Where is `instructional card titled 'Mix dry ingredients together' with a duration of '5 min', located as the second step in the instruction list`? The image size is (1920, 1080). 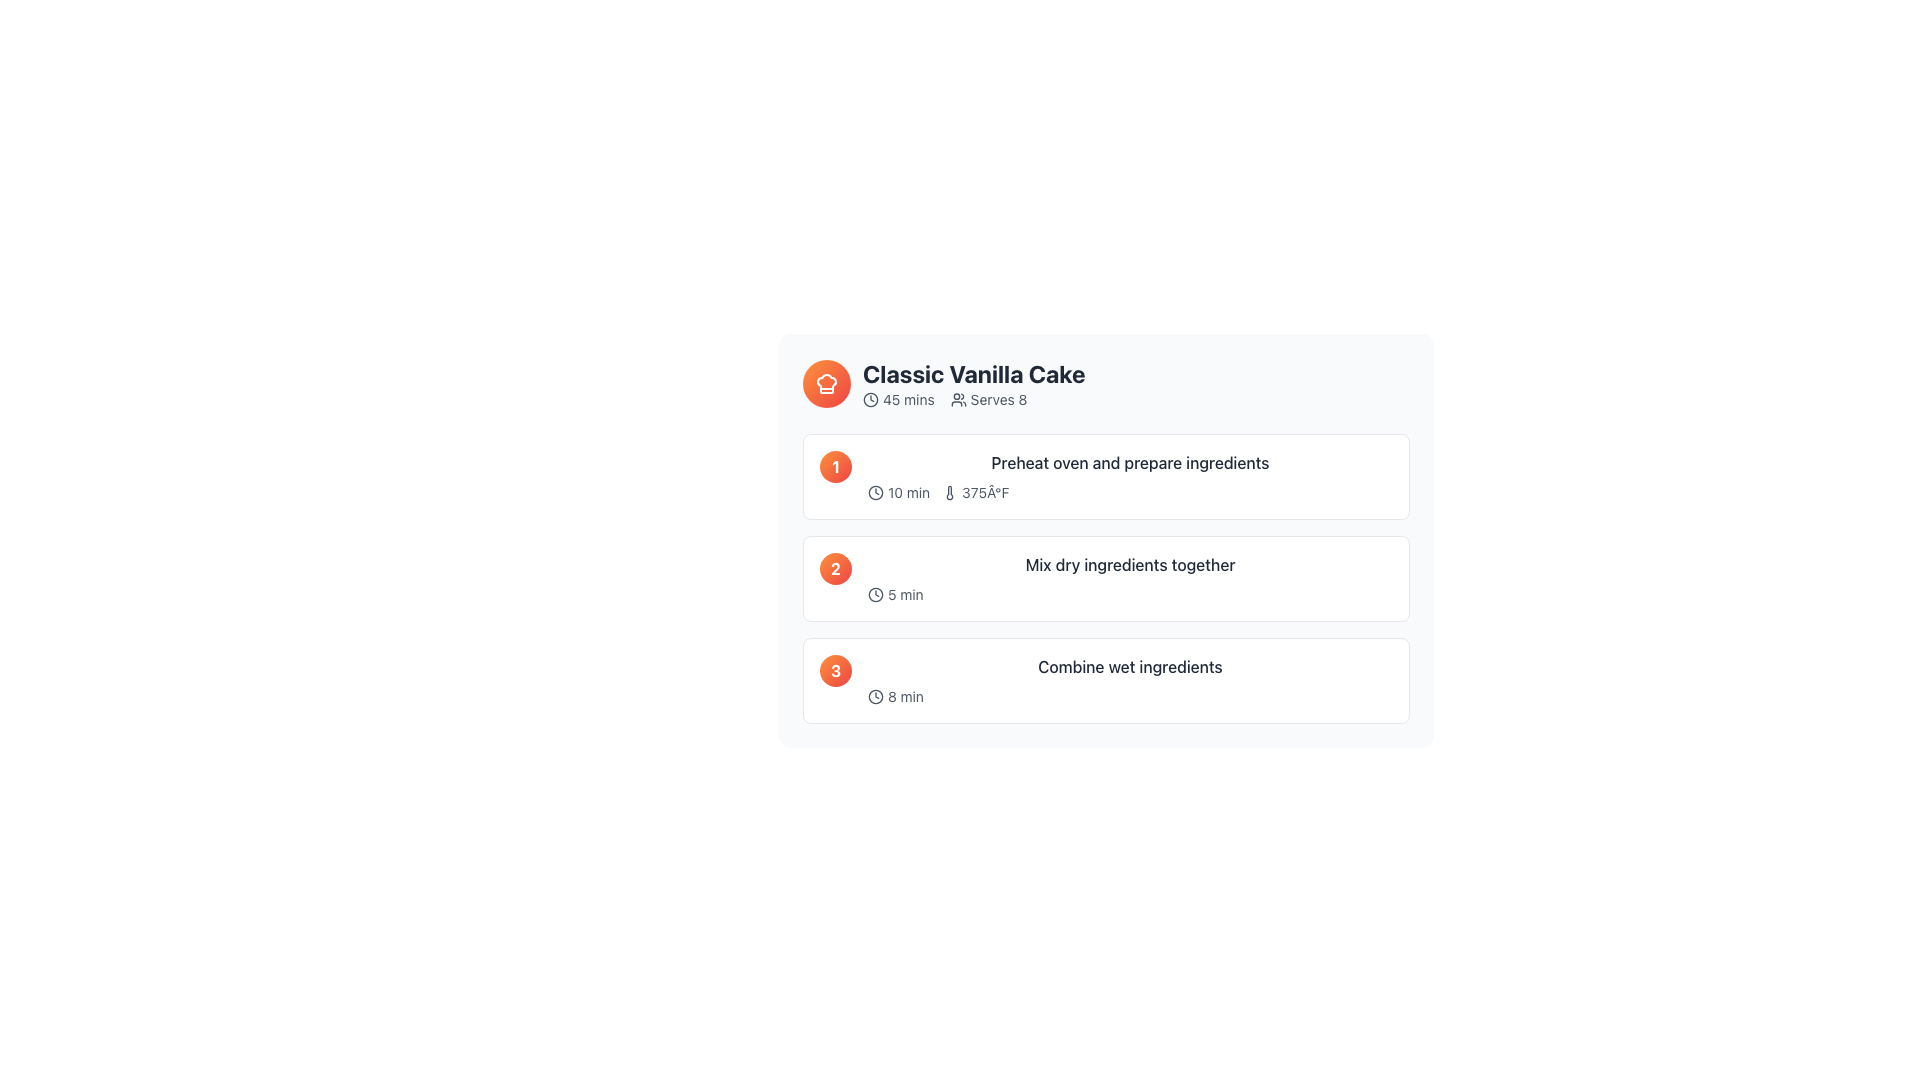
instructional card titled 'Mix dry ingredients together' with a duration of '5 min', located as the second step in the instruction list is located at coordinates (1130, 578).